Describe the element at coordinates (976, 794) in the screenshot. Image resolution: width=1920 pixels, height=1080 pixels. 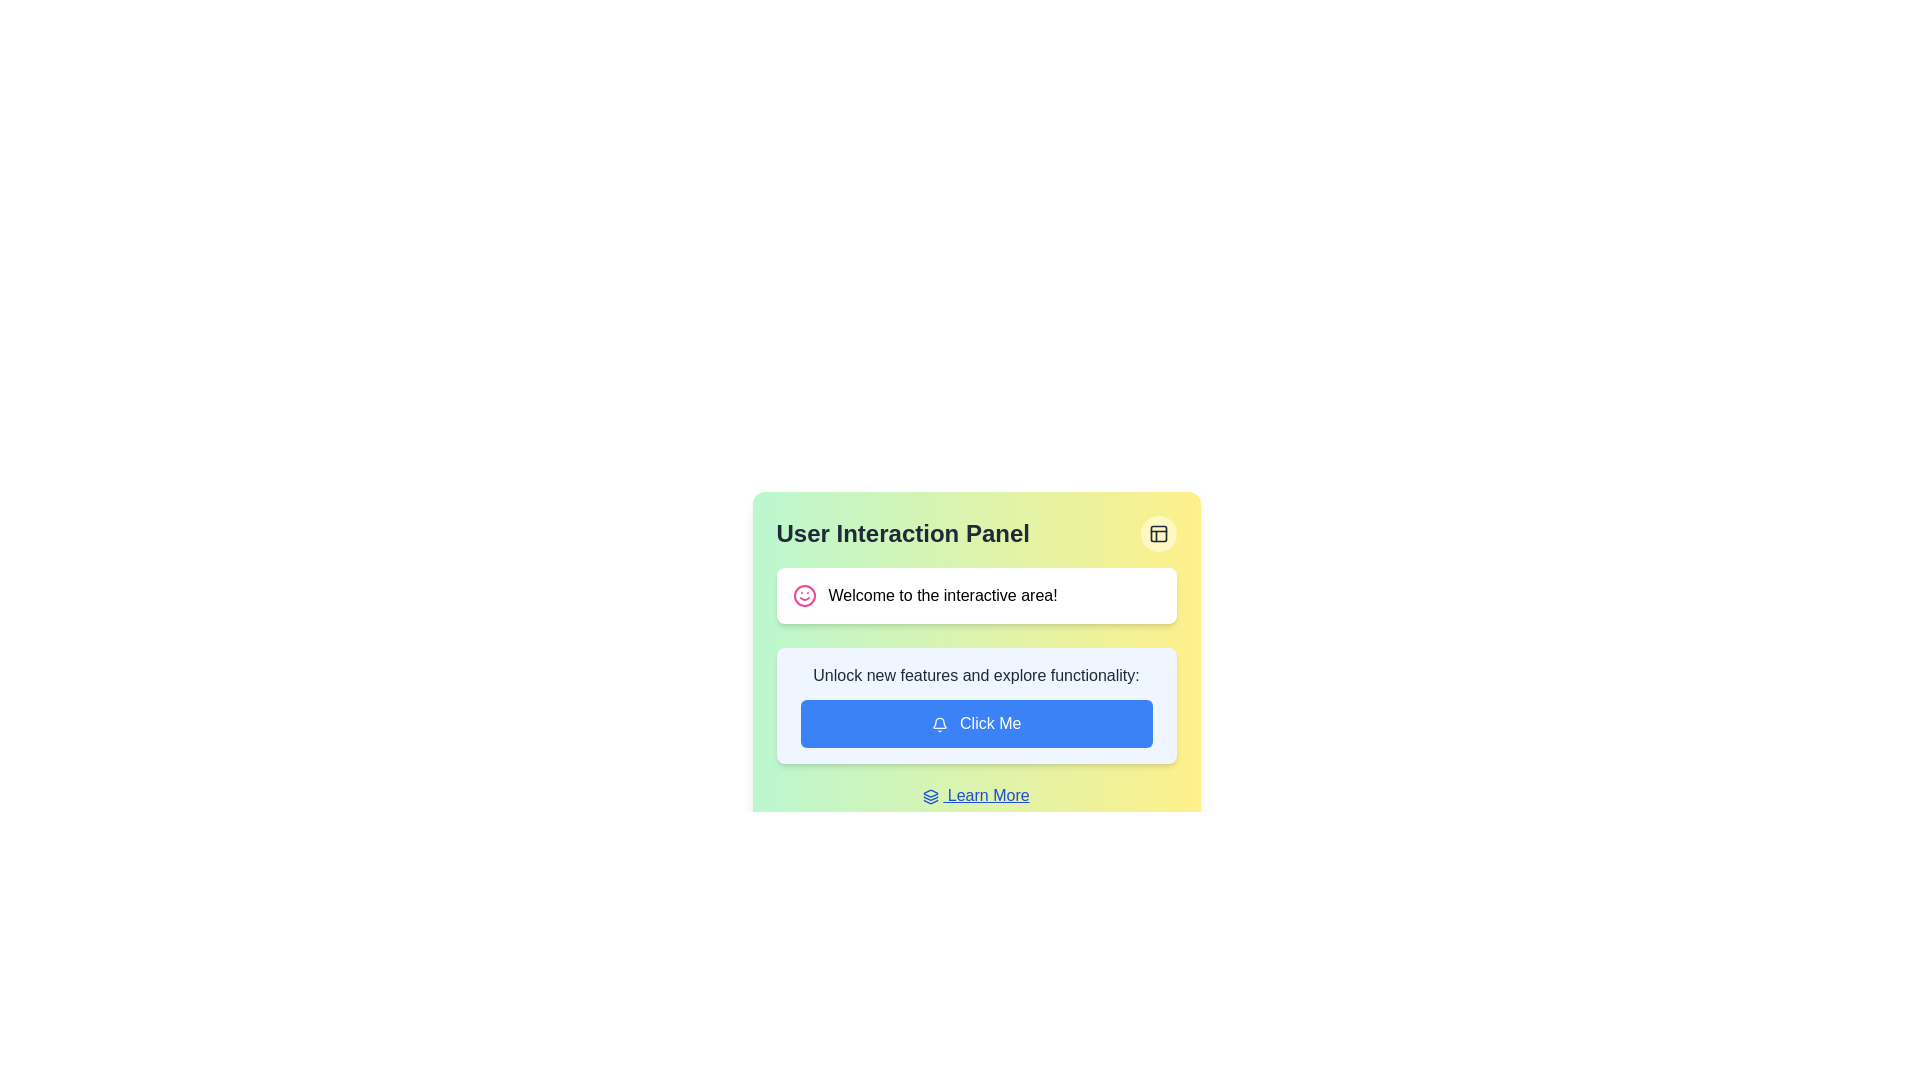
I see `the 'Learn More' link with blue text and an underline, located at the bottom center of the panel beneath the 'Click Me' button` at that location.